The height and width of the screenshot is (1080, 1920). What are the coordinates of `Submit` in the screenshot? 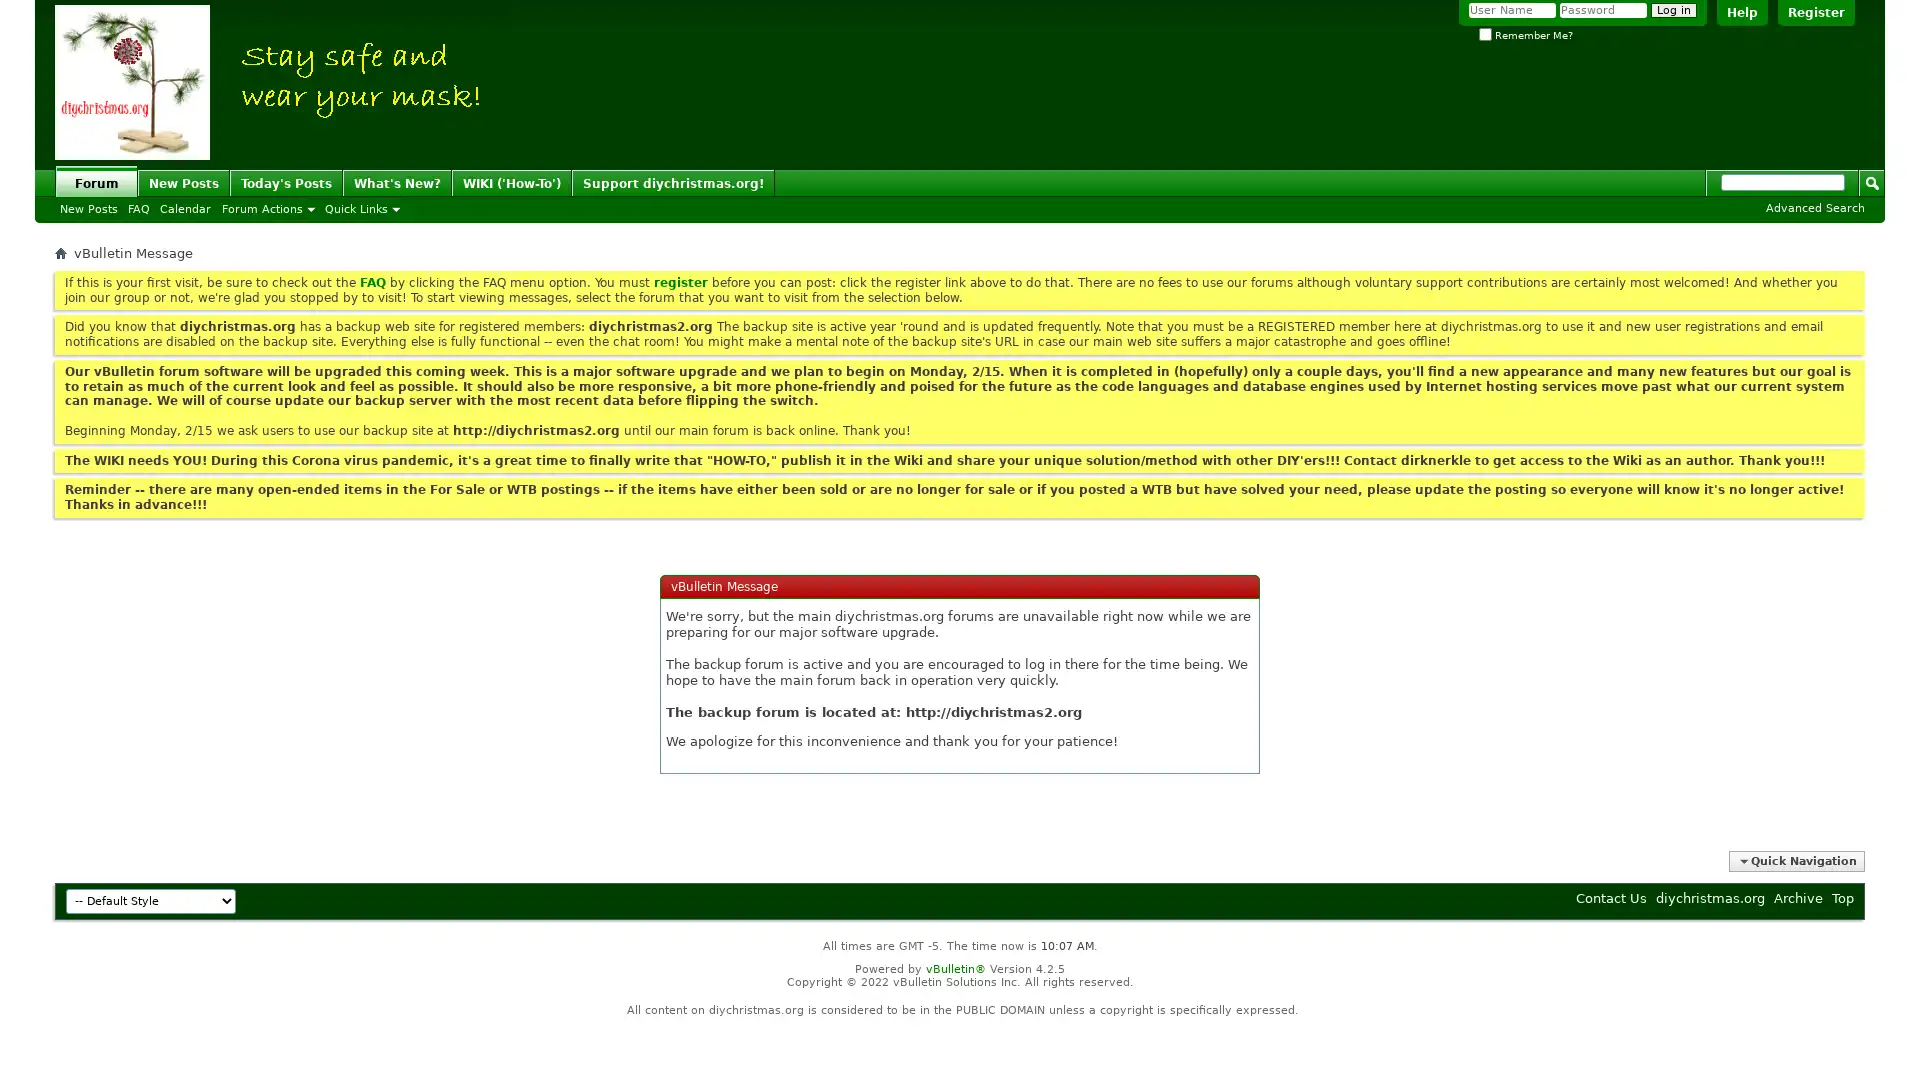 It's located at (1871, 181).